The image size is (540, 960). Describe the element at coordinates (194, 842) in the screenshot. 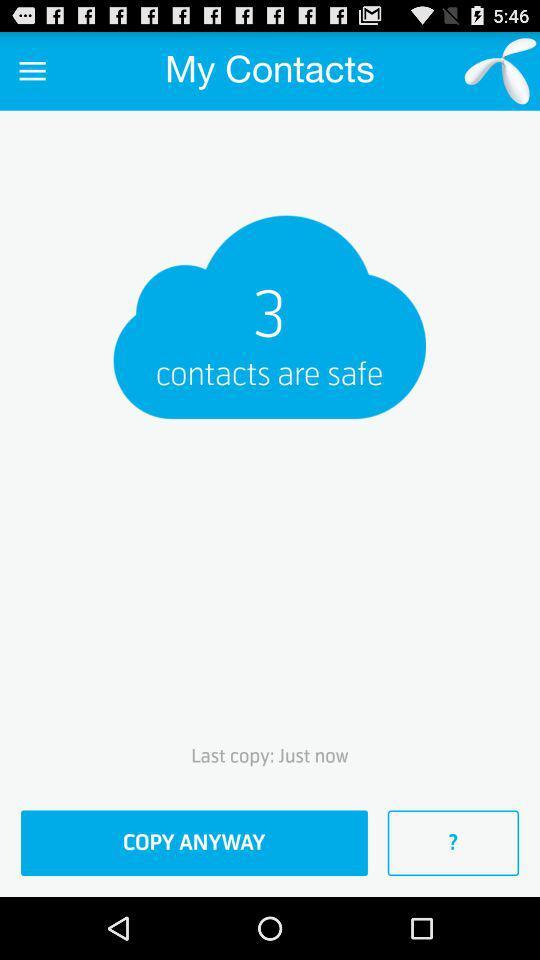

I see `the copy anyway` at that location.